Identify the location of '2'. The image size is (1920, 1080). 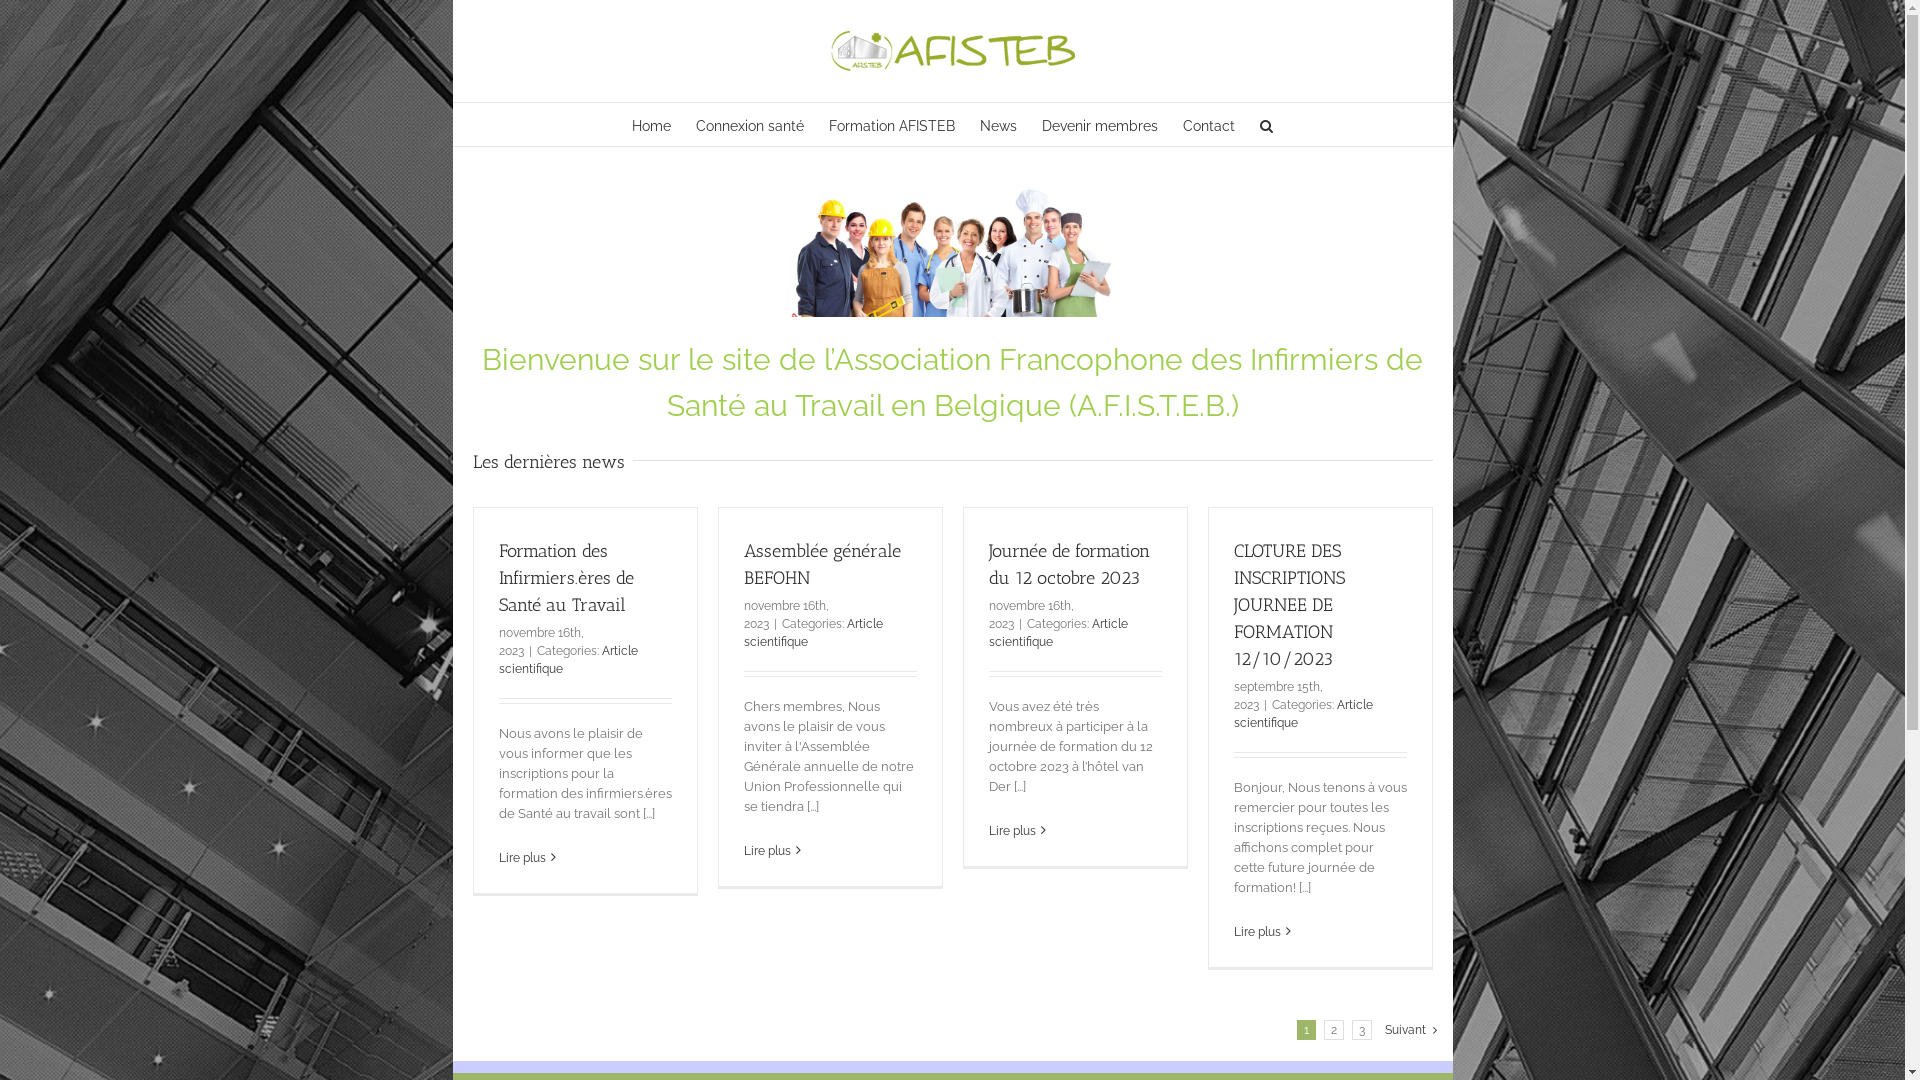
(1334, 1029).